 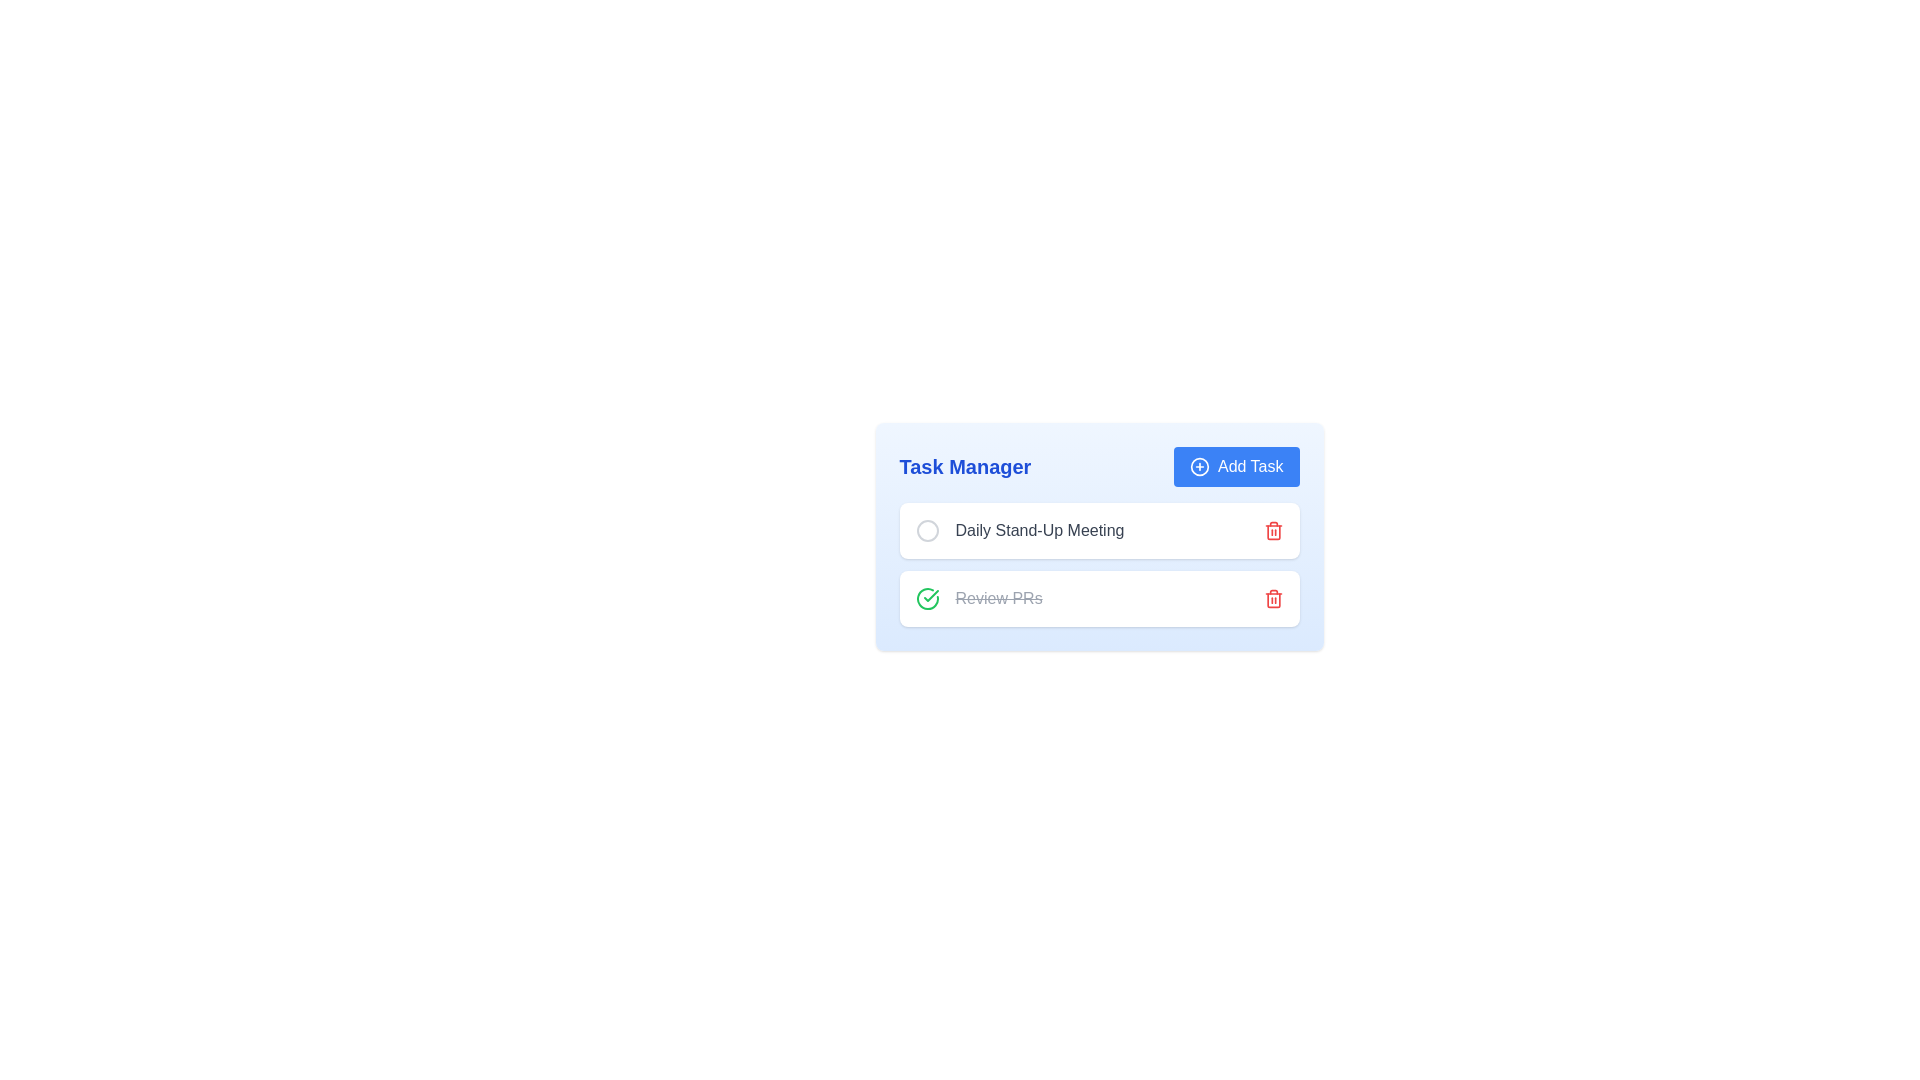 I want to click on the visual state of the checkmark icon inside the circular SVG element, located to the left of the 'Review PRs' text in the task list, which is the second item in the list of tasks, so click(x=930, y=595).